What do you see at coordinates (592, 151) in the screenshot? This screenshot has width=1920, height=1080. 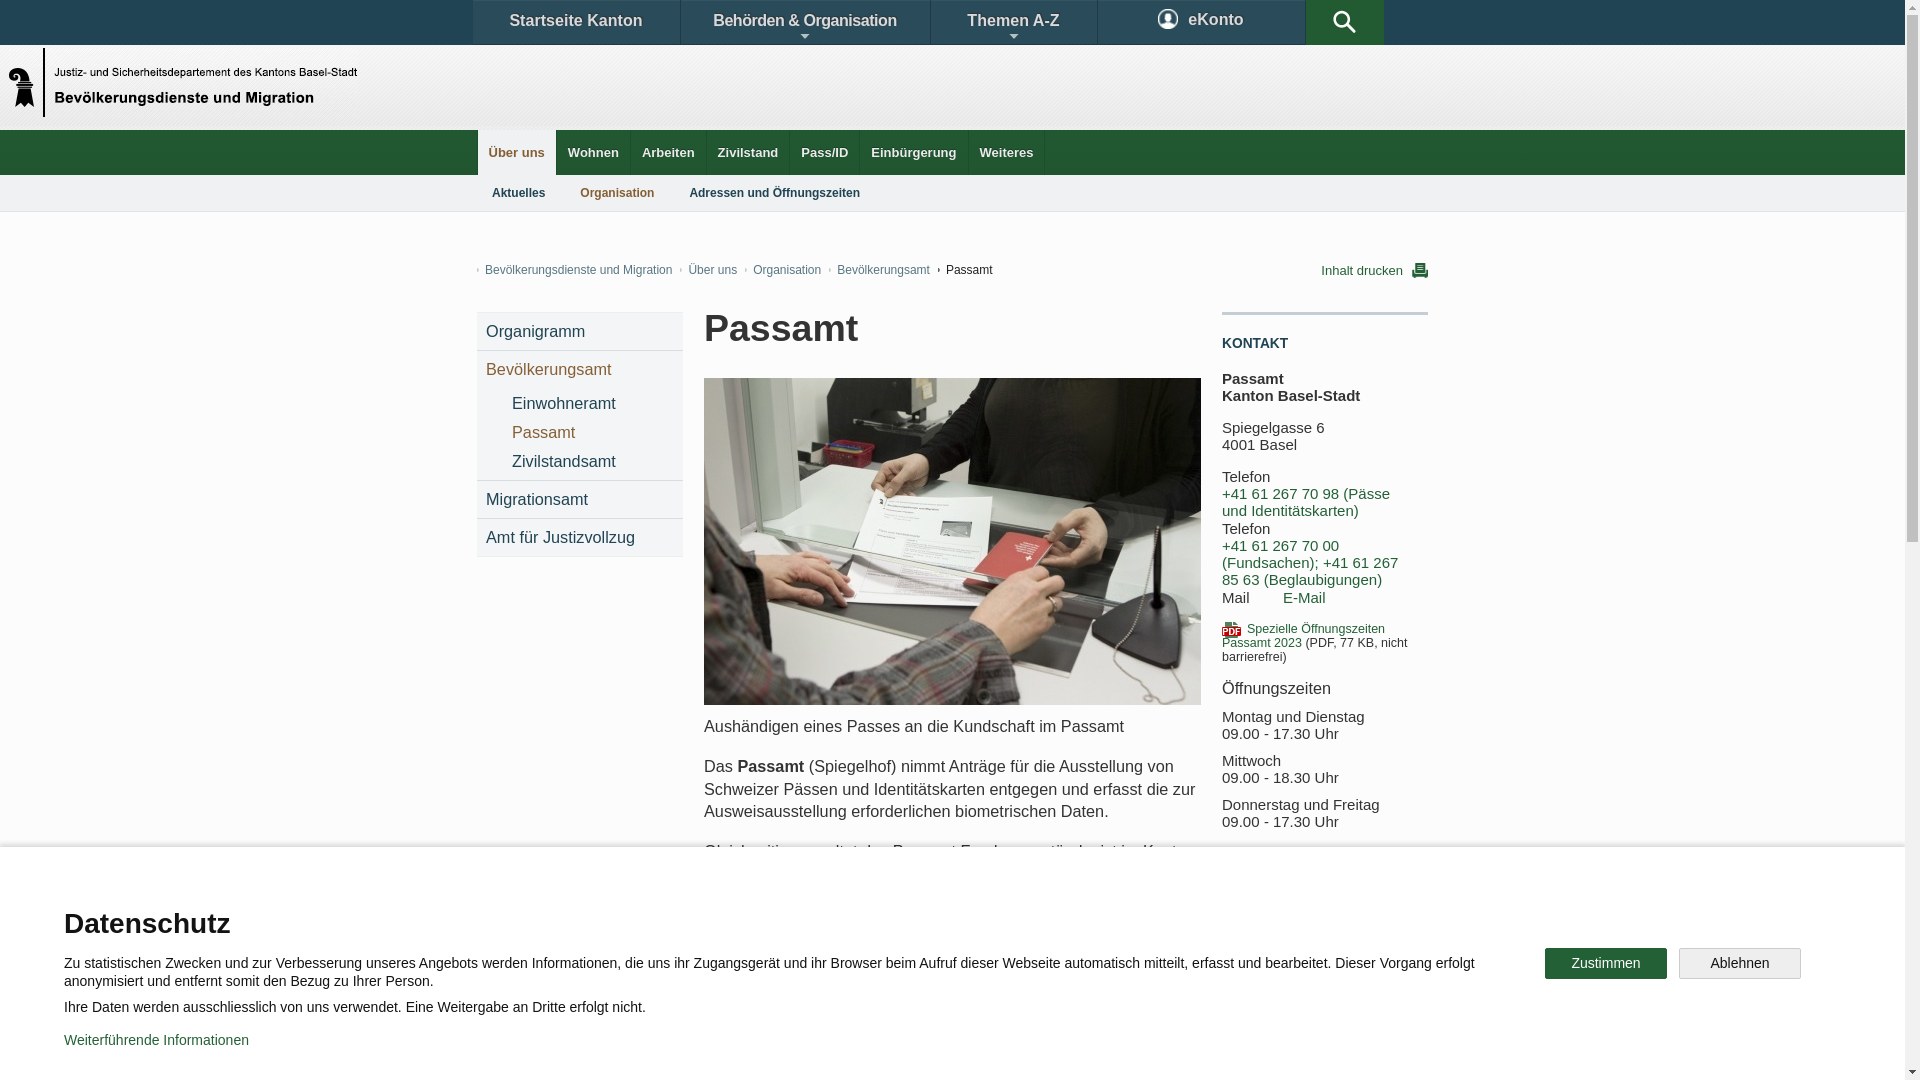 I see `'Wohnen'` at bounding box center [592, 151].